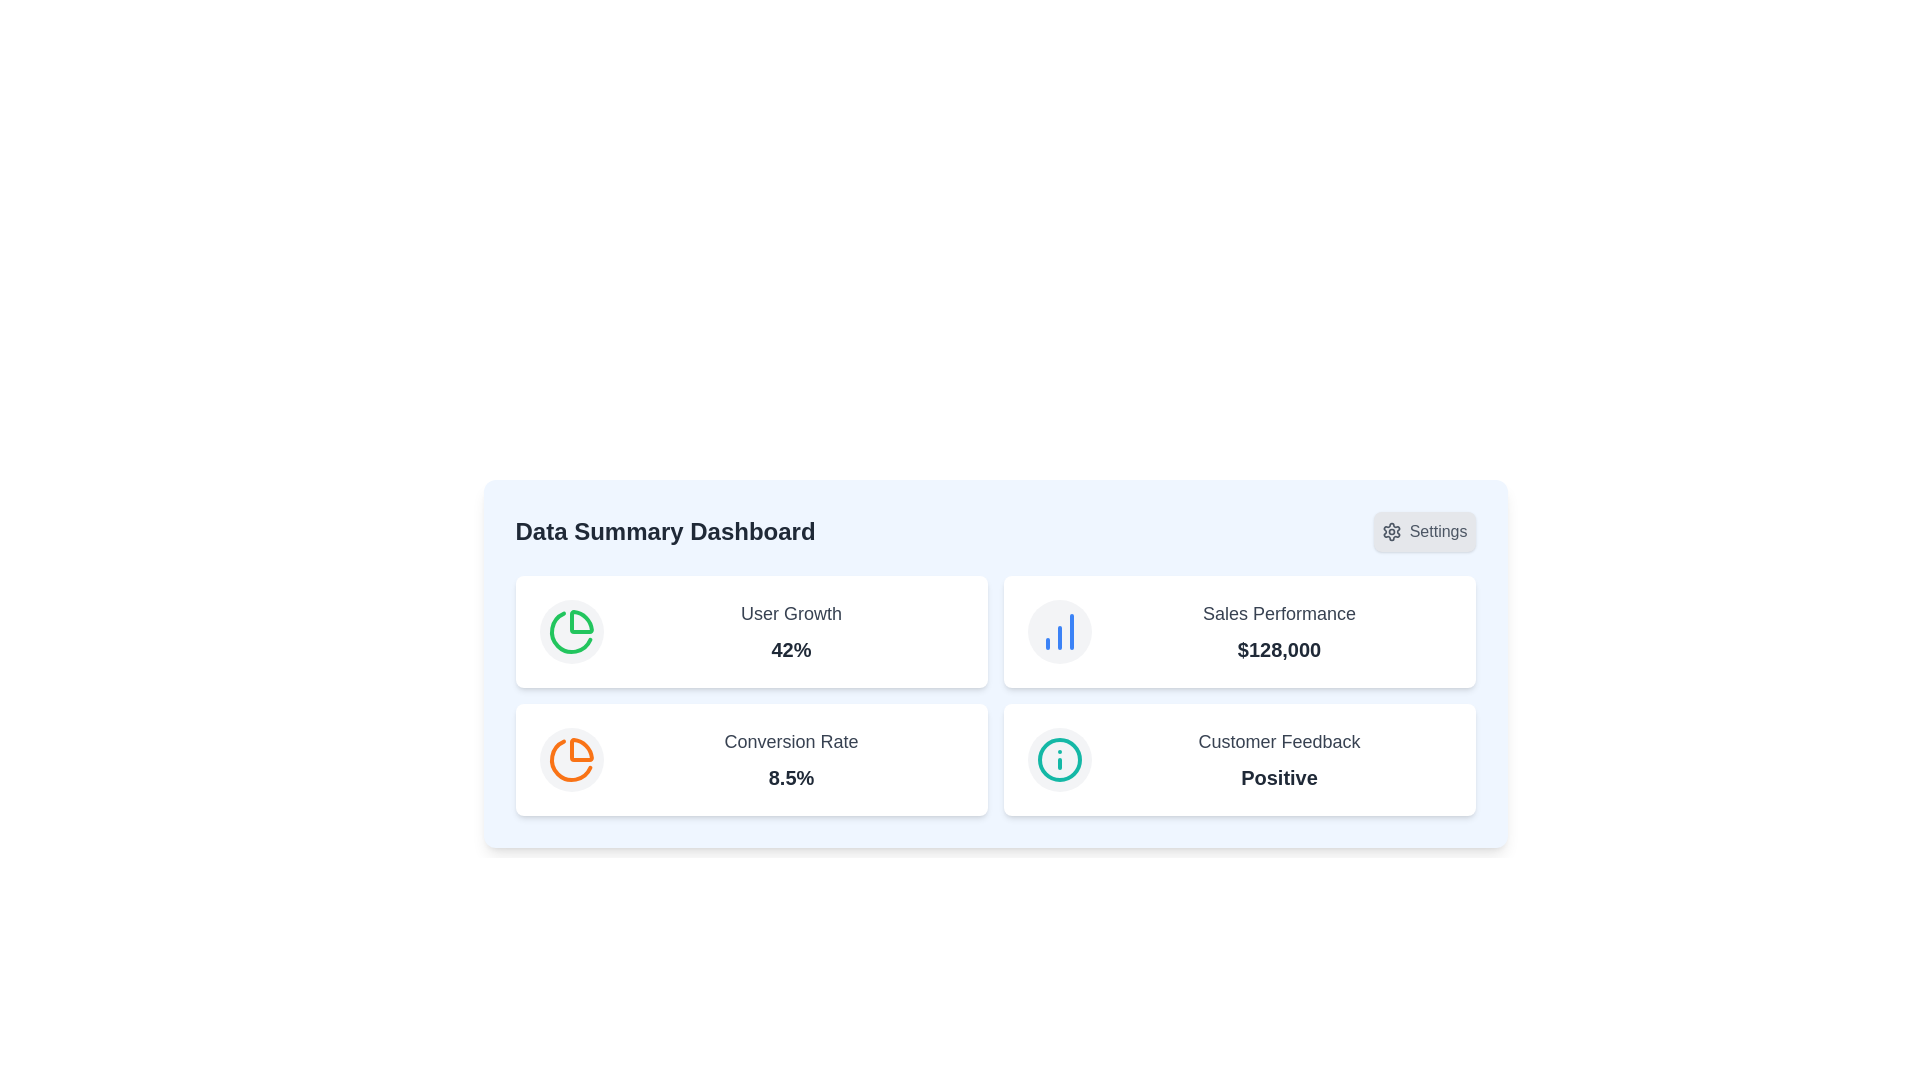 This screenshot has width=1920, height=1080. Describe the element at coordinates (665, 531) in the screenshot. I see `the text label that displays 'Data Summary Dashboard', which is prominently located at the upper-left side of the dashboard layout` at that location.